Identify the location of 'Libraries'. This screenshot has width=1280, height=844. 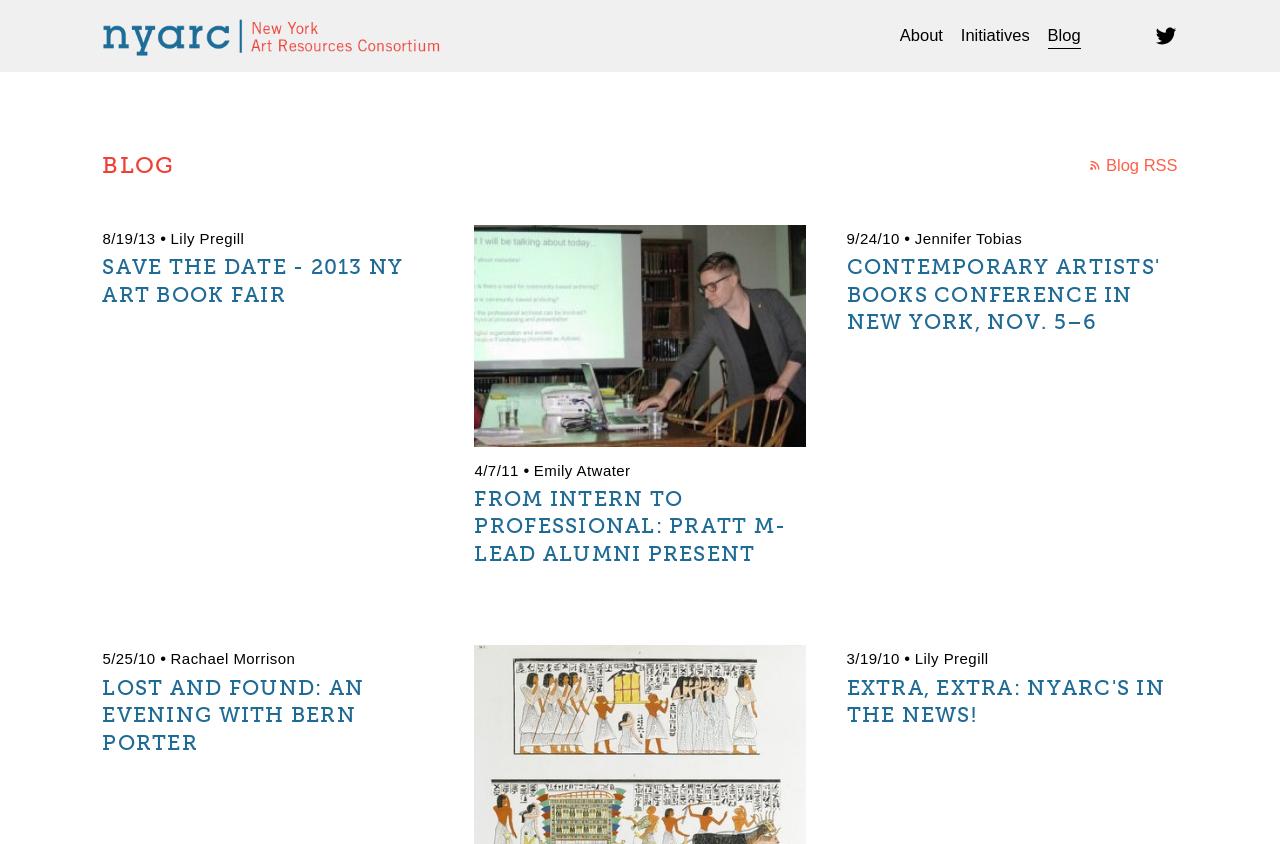
(909, 95).